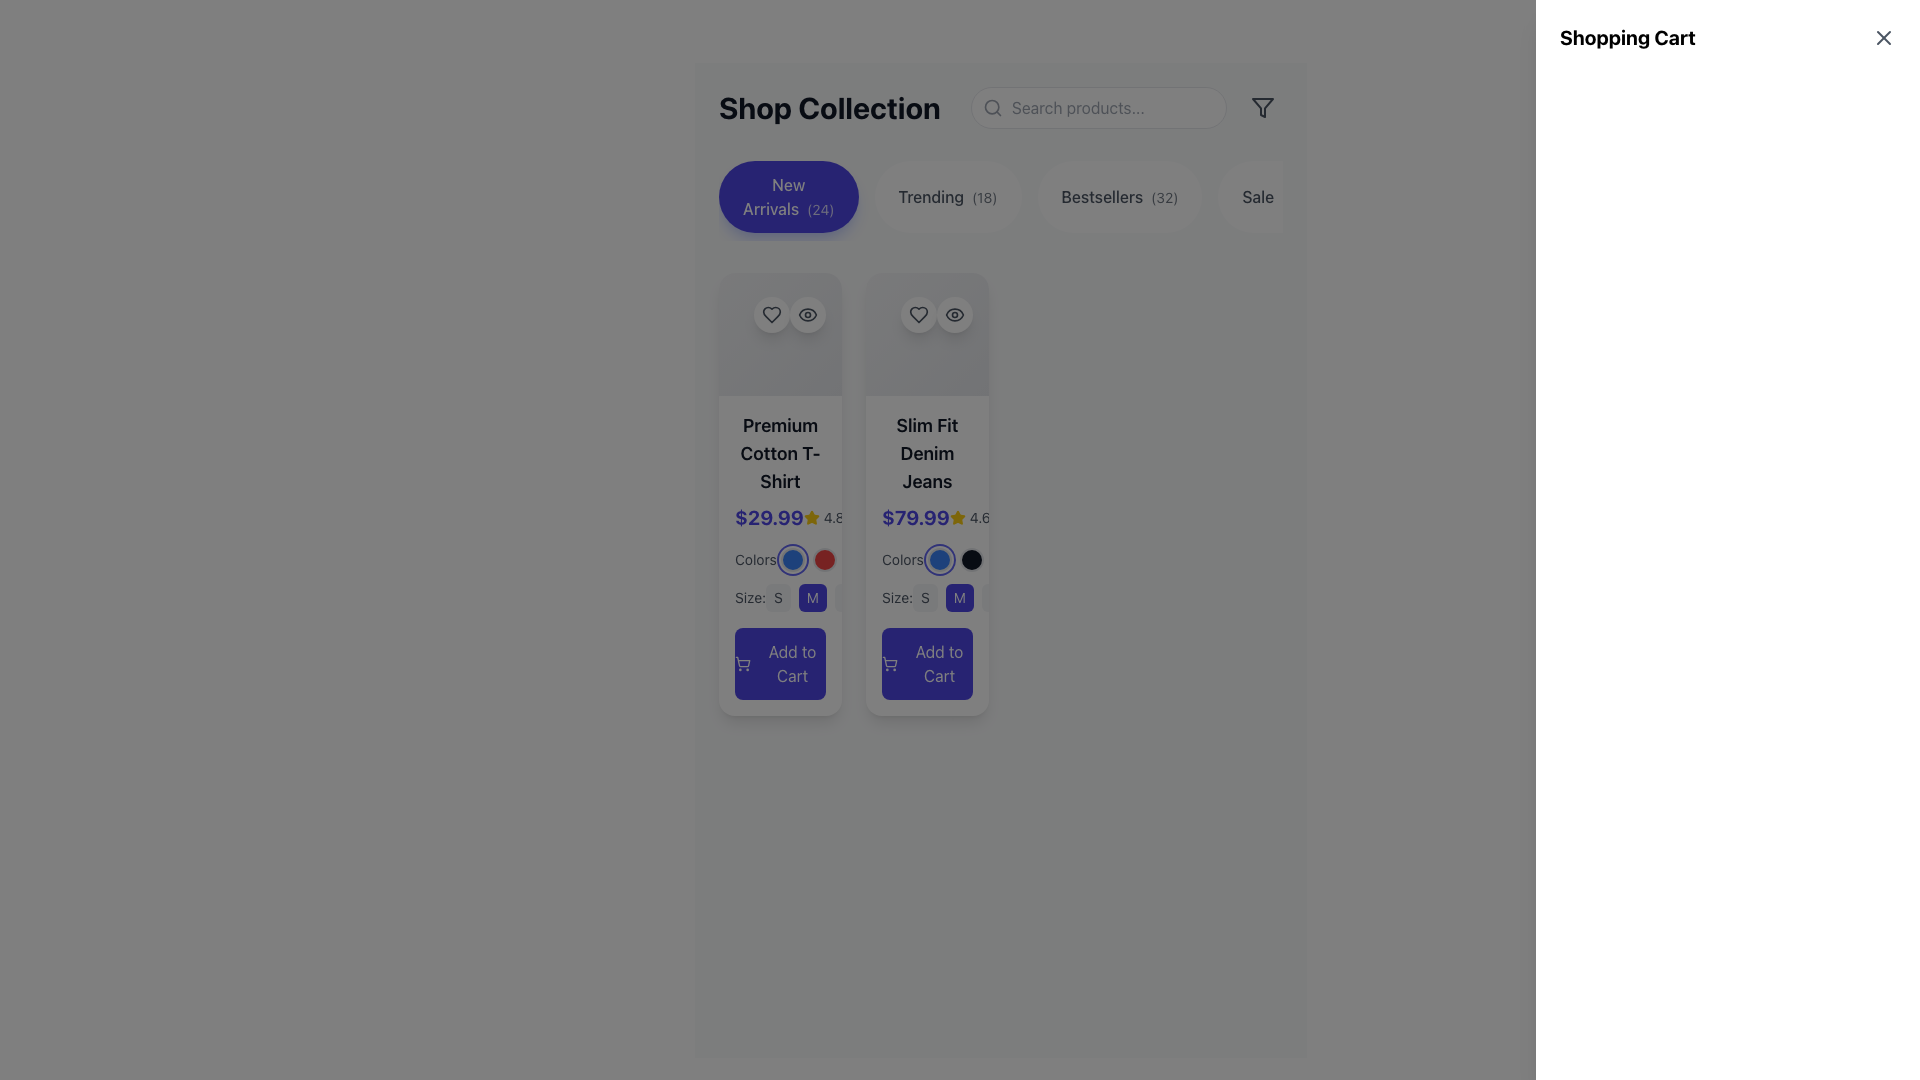 This screenshot has width=1920, height=1080. I want to click on the second circular button with a red background in the row of three buttons beneath the text 'Colors:', so click(824, 559).